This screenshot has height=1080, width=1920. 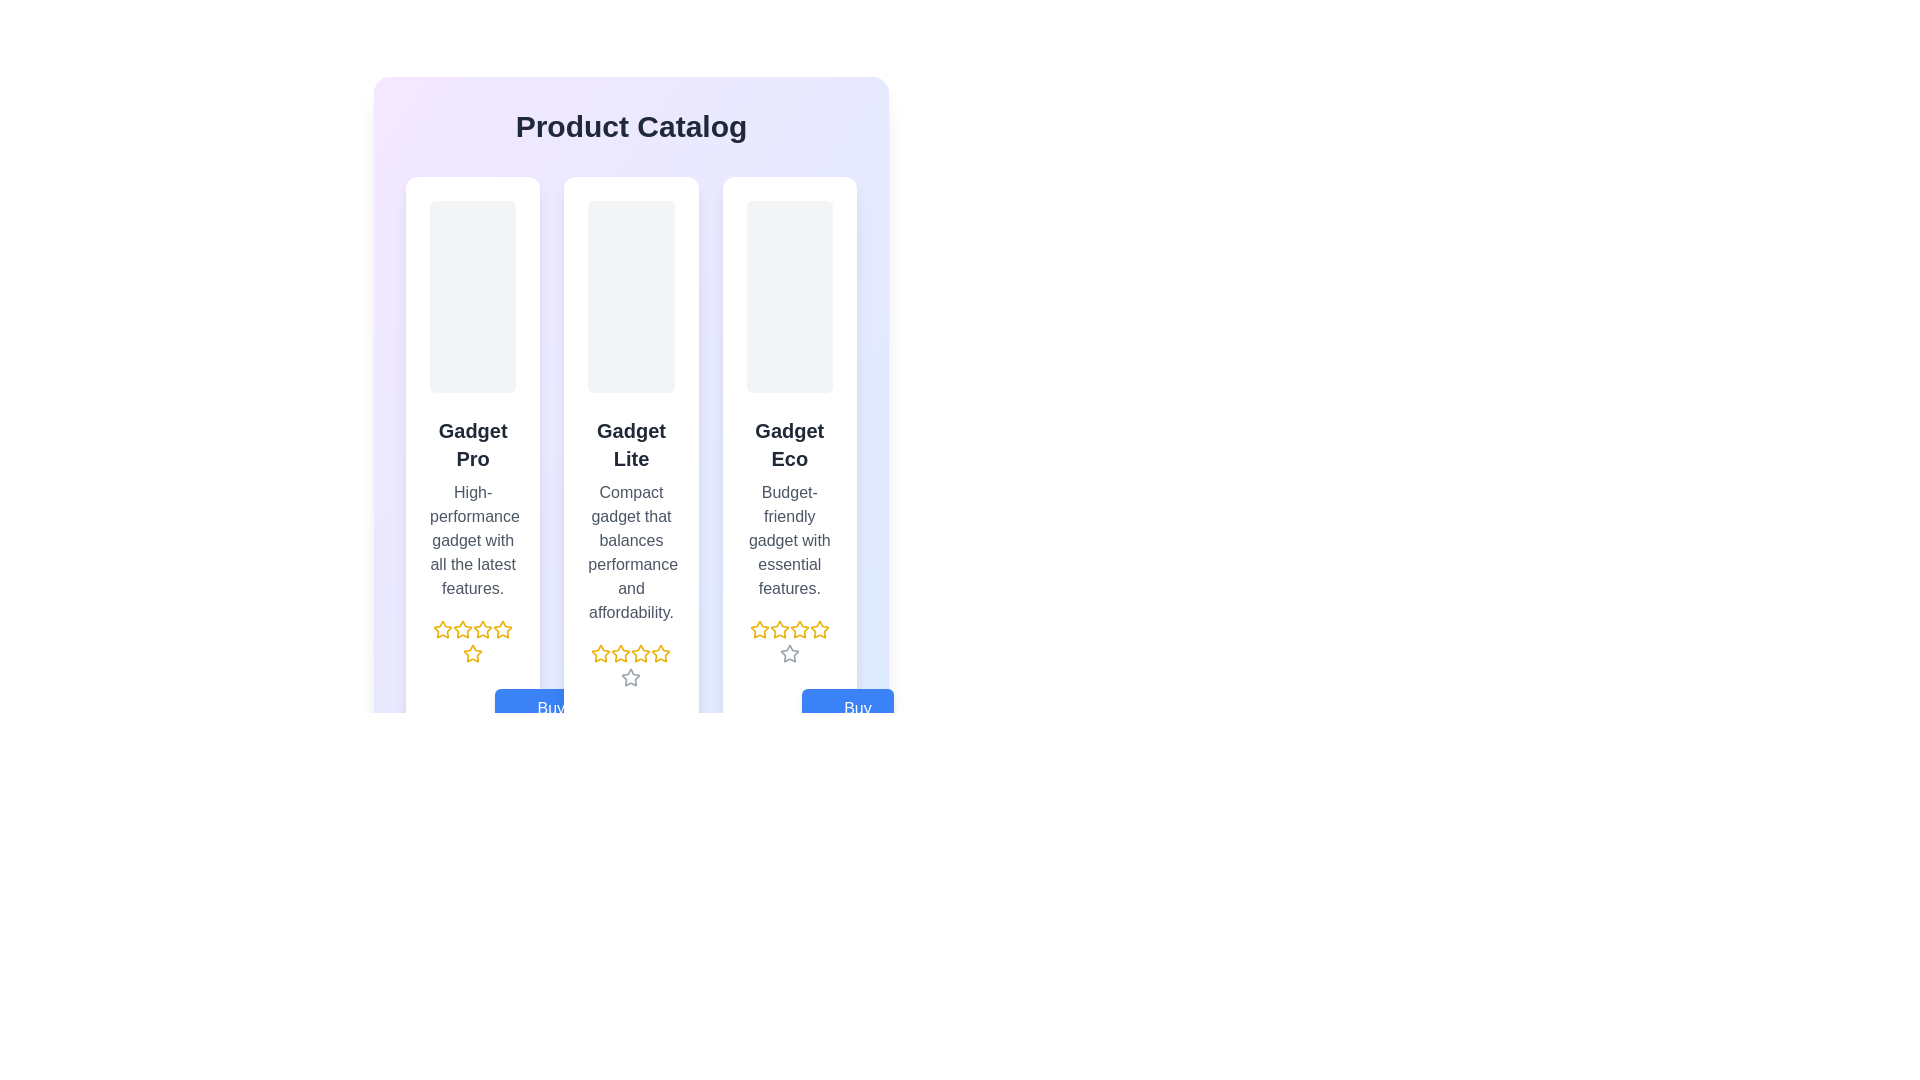 What do you see at coordinates (620, 653) in the screenshot?
I see `the third star icon in the rating section under the product 'Gadget Lite'` at bounding box center [620, 653].